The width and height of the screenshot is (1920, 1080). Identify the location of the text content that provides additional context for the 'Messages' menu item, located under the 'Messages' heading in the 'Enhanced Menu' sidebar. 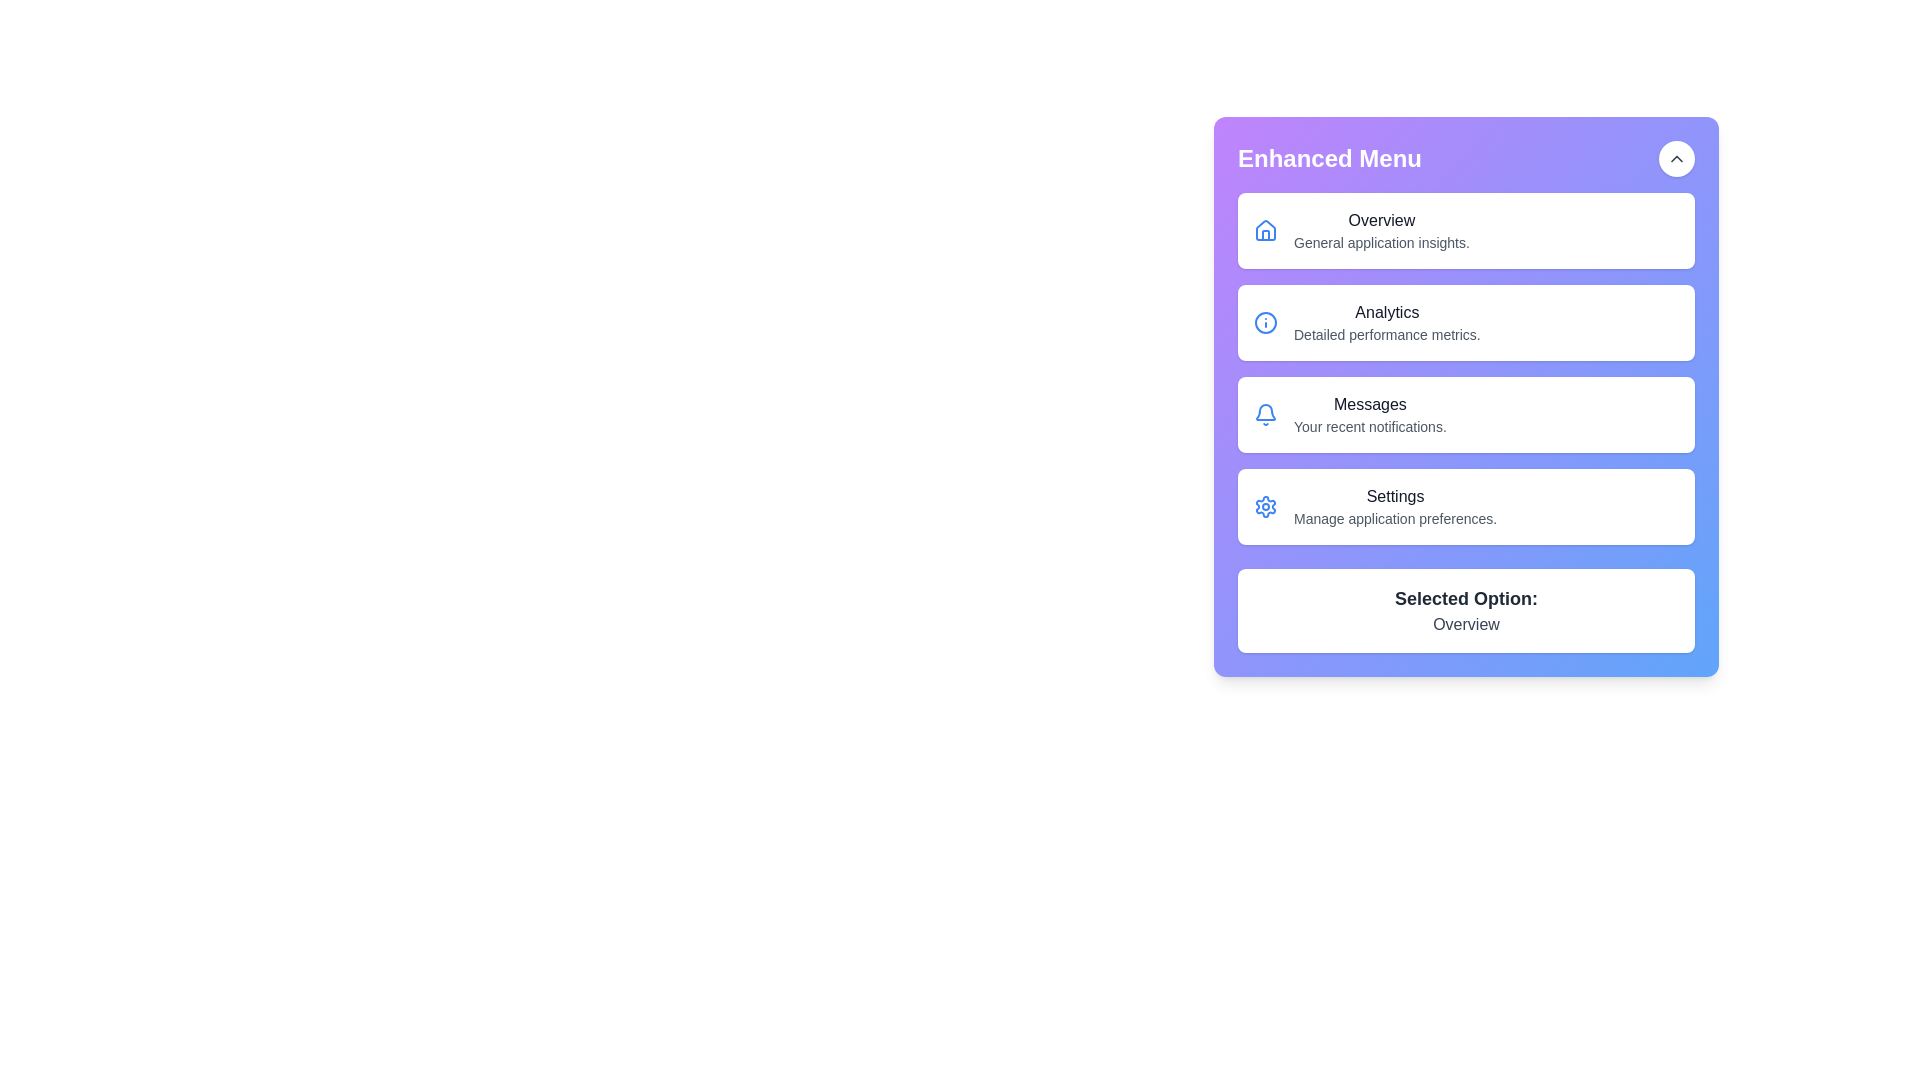
(1369, 426).